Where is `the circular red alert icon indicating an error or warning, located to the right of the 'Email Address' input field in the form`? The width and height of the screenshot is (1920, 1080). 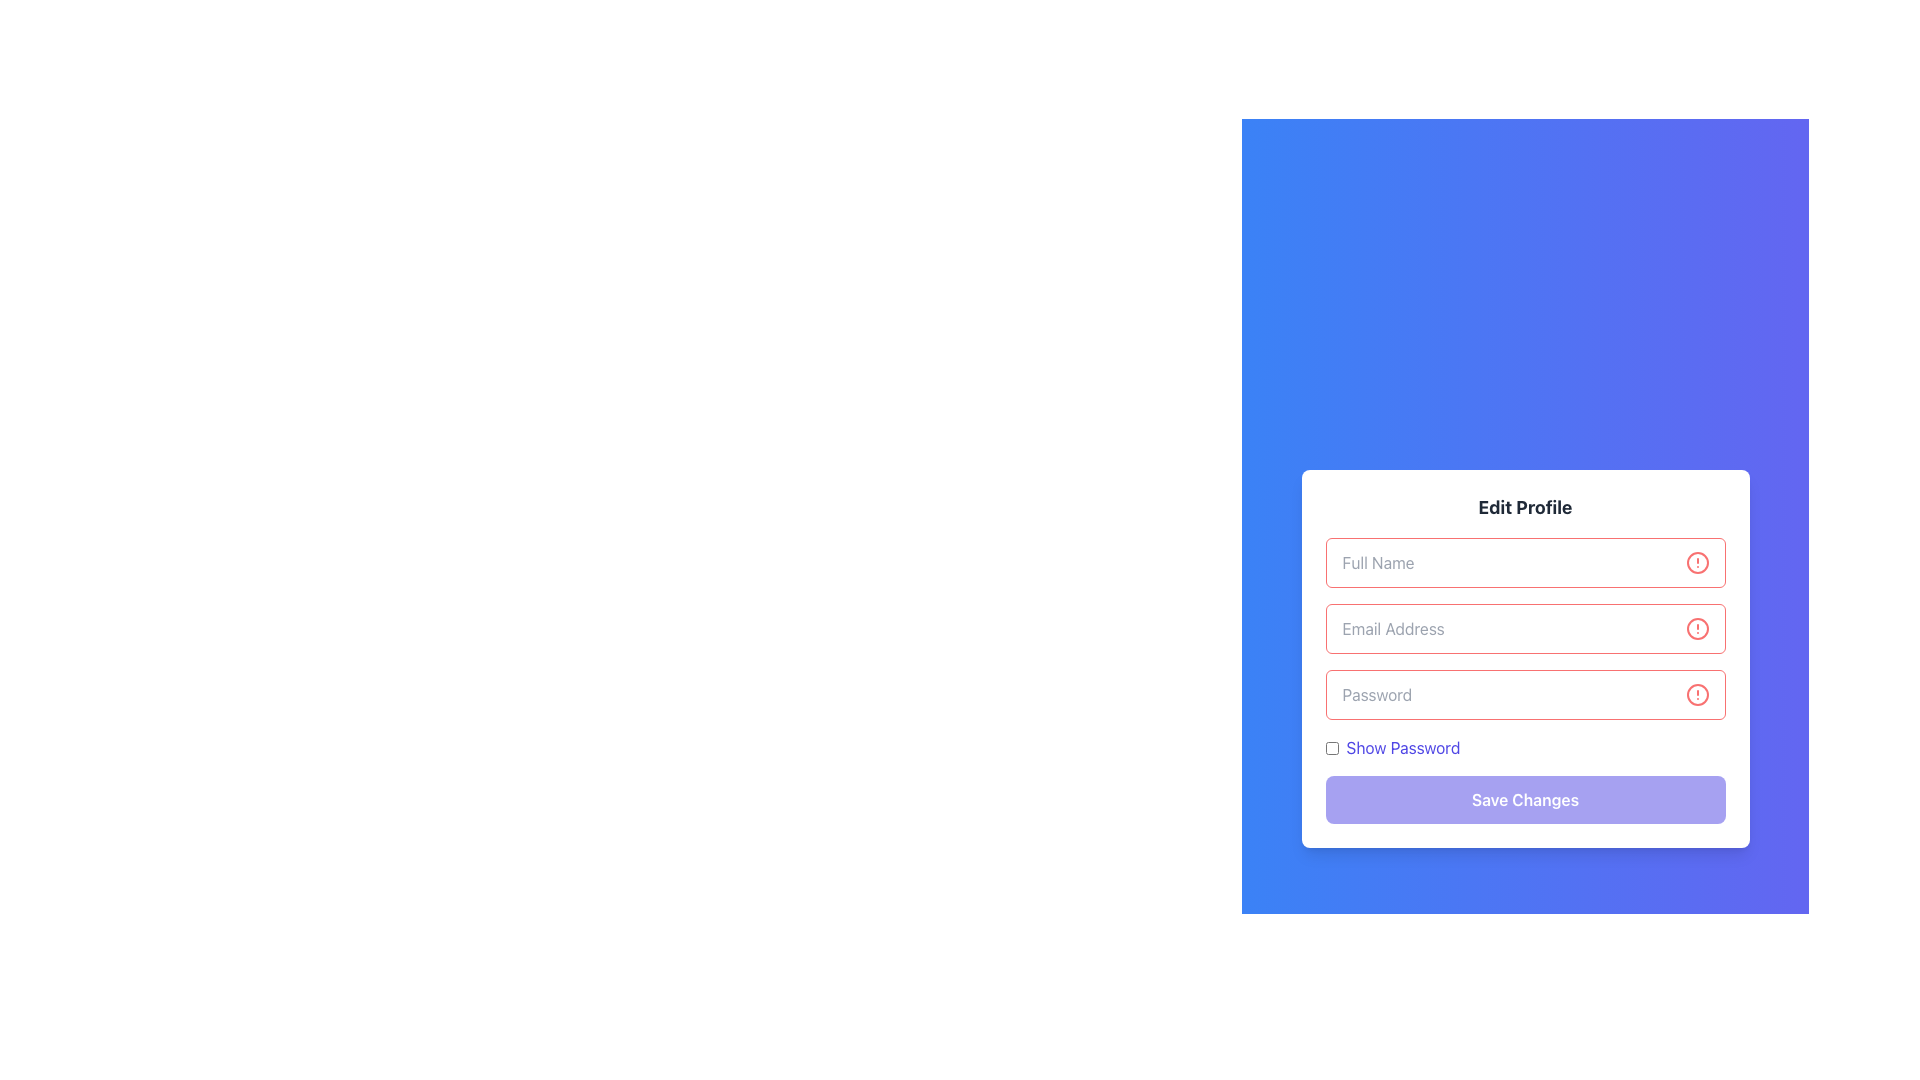 the circular red alert icon indicating an error or warning, located to the right of the 'Email Address' input field in the form is located at coordinates (1696, 627).